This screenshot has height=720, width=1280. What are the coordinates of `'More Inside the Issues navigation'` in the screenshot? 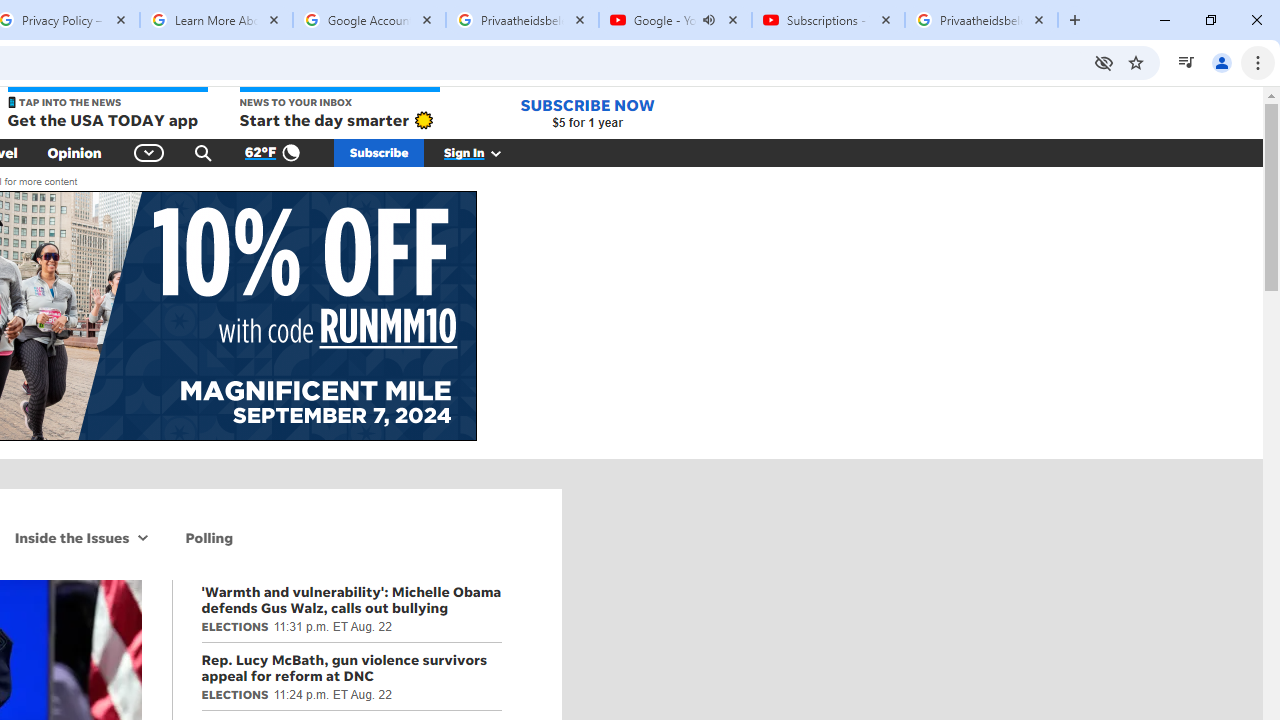 It's located at (143, 536).